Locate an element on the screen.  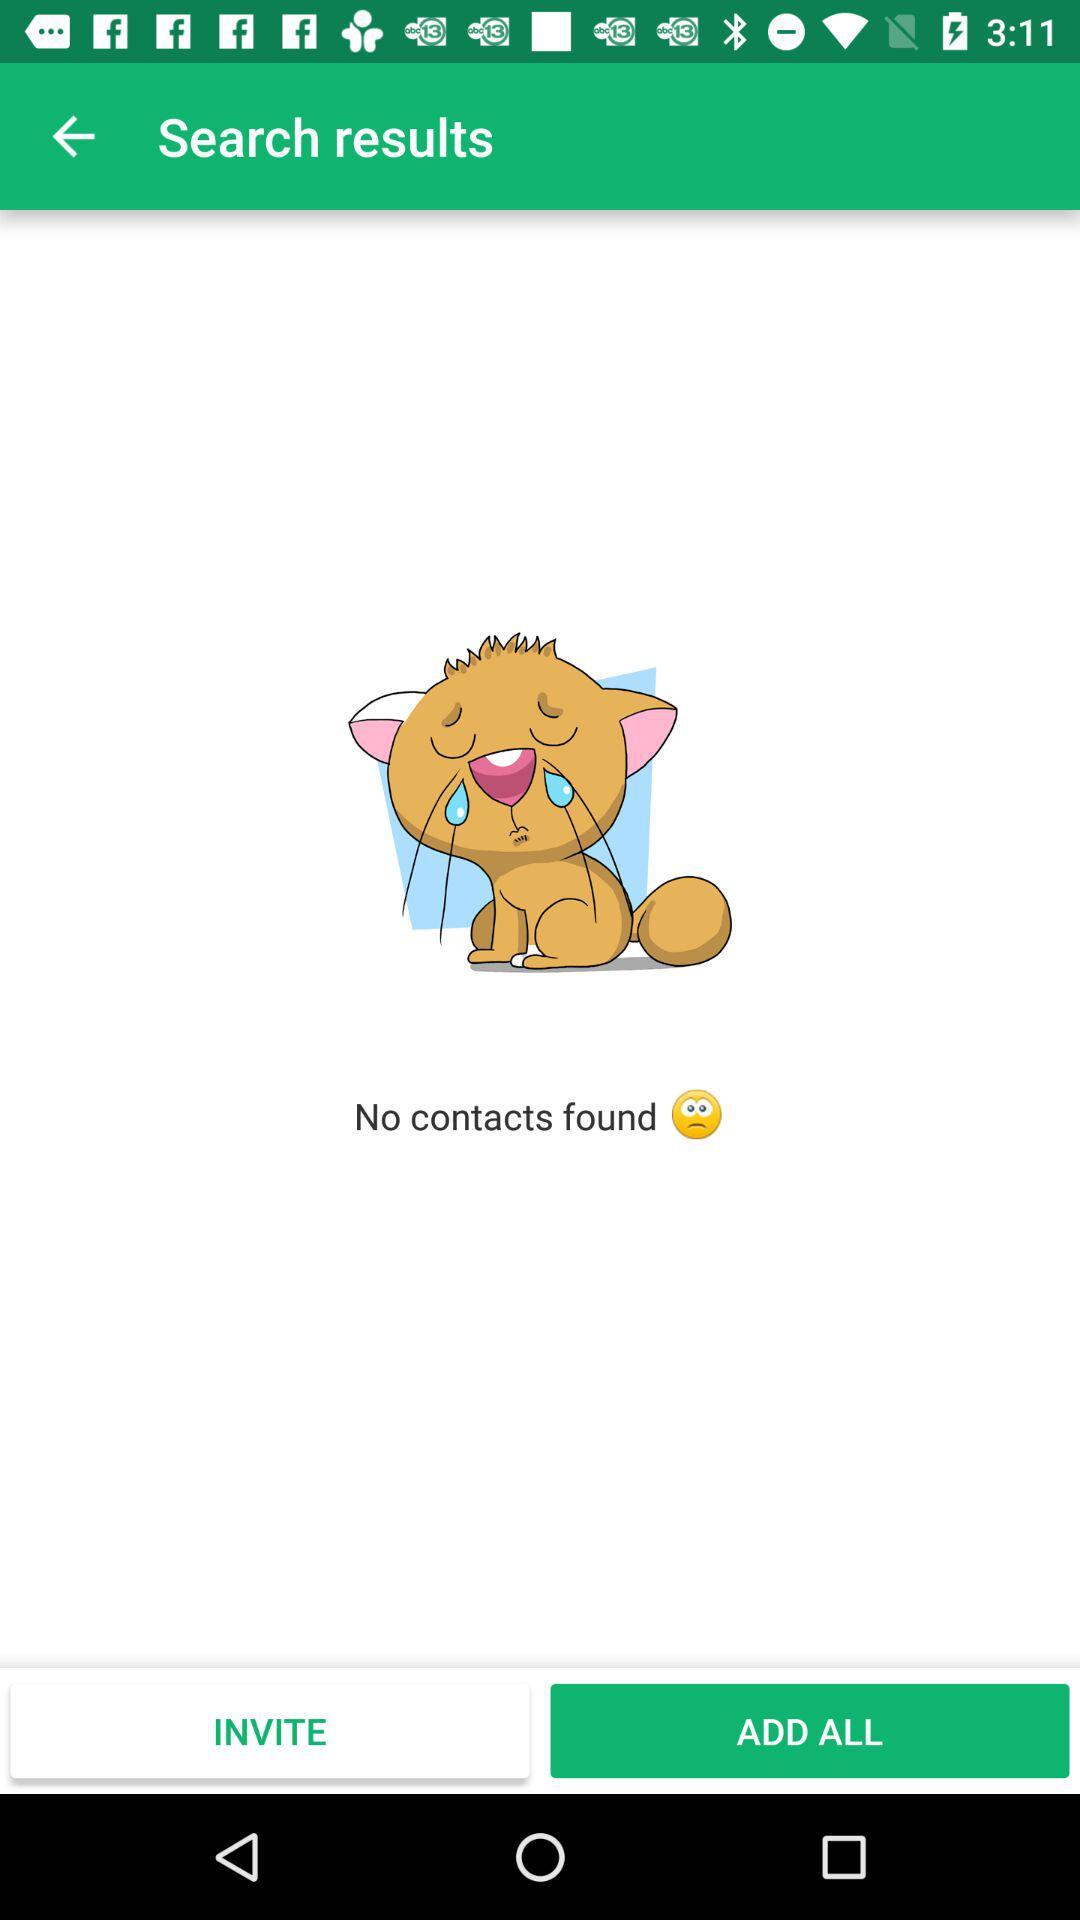
item at the bottom left corner is located at coordinates (270, 1730).